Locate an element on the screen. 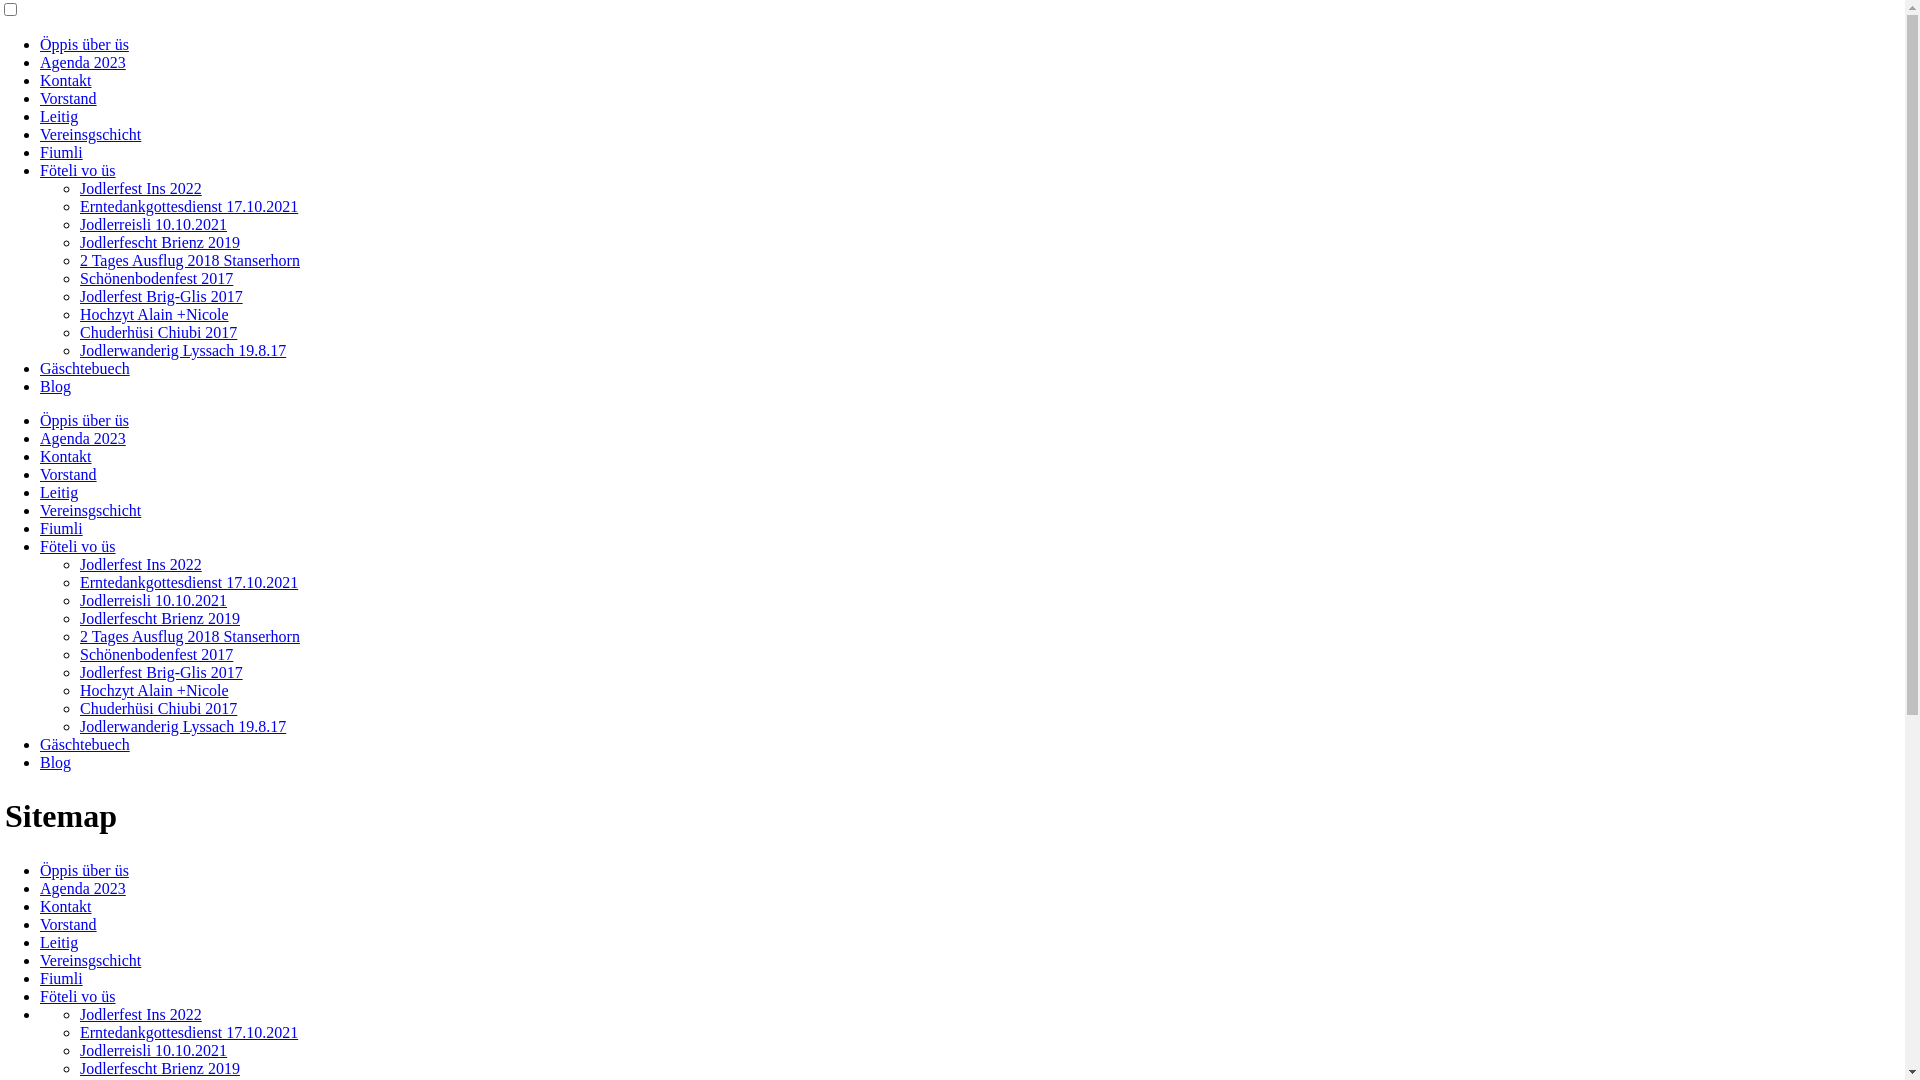  'Jodlerfescht Brienz 2019' is located at coordinates (158, 241).